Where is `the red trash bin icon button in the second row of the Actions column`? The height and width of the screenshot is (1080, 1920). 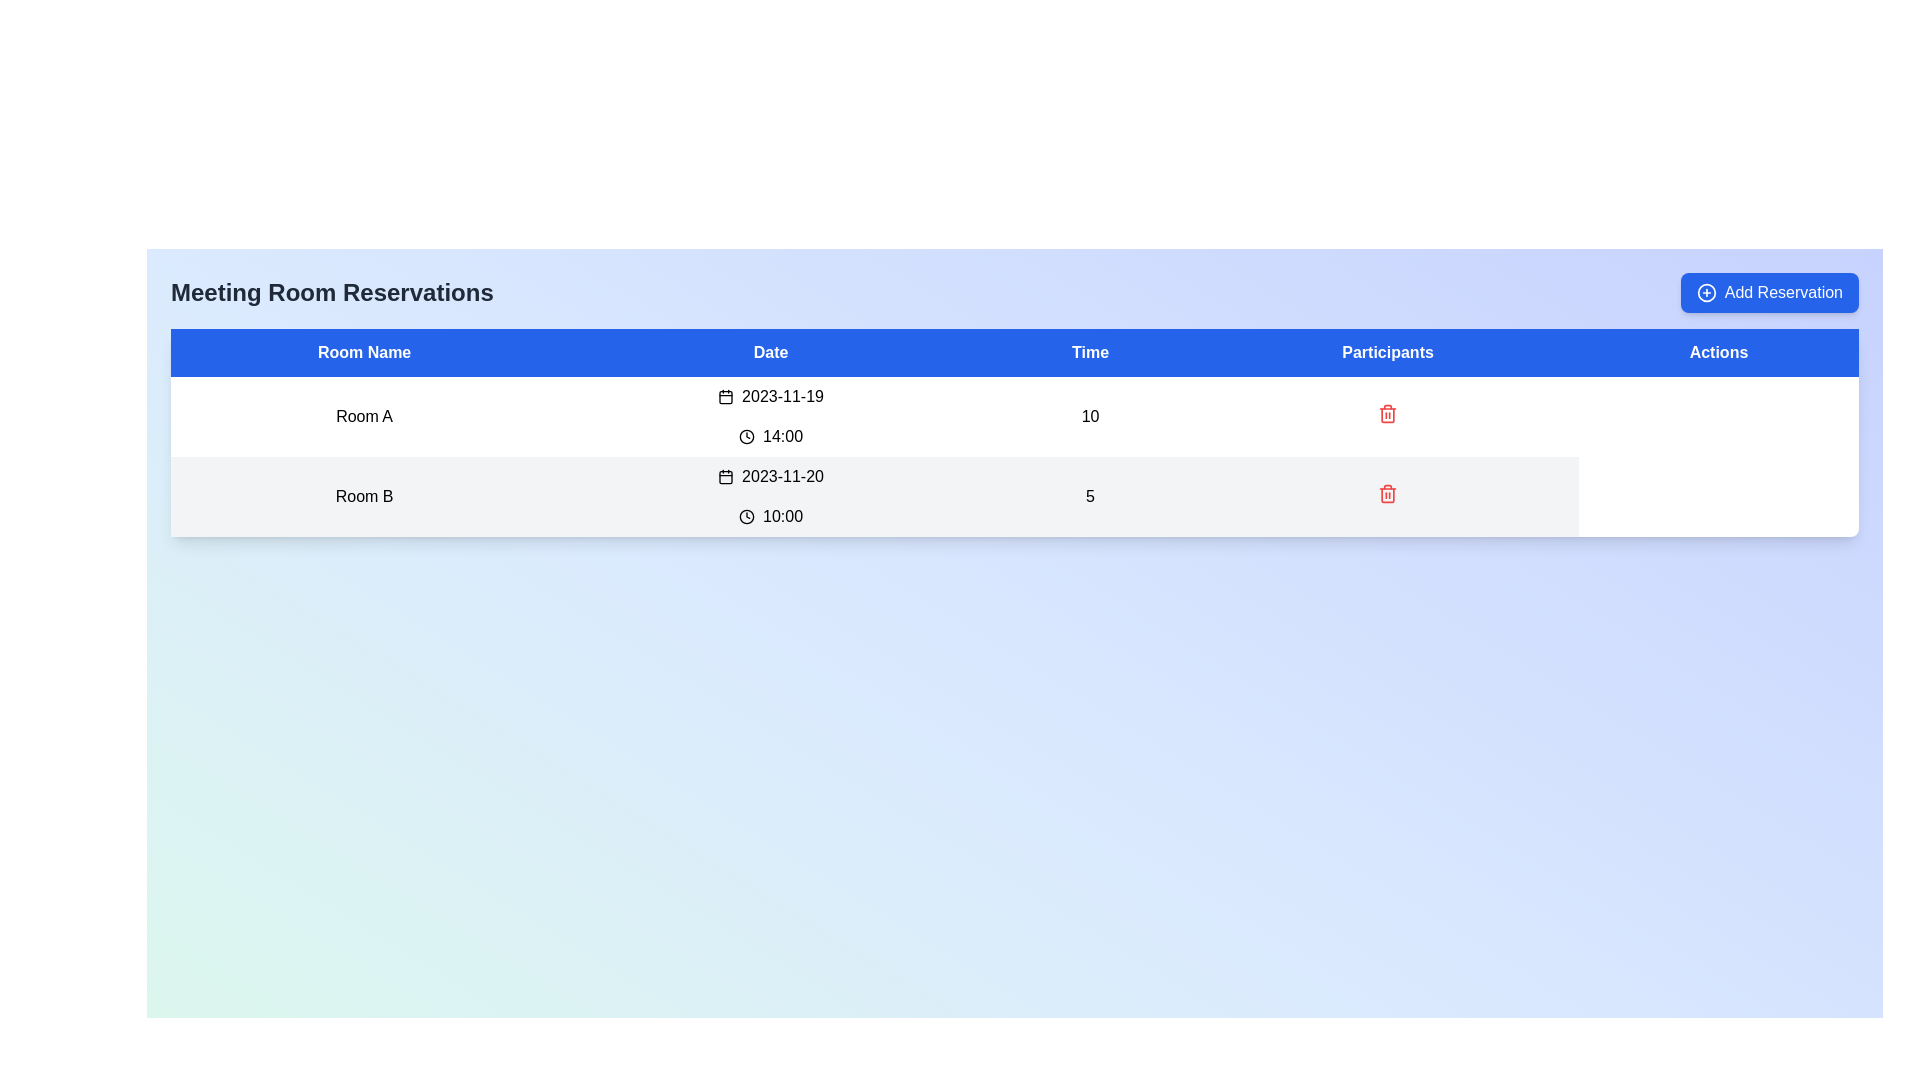
the red trash bin icon button in the second row of the Actions column is located at coordinates (1386, 412).